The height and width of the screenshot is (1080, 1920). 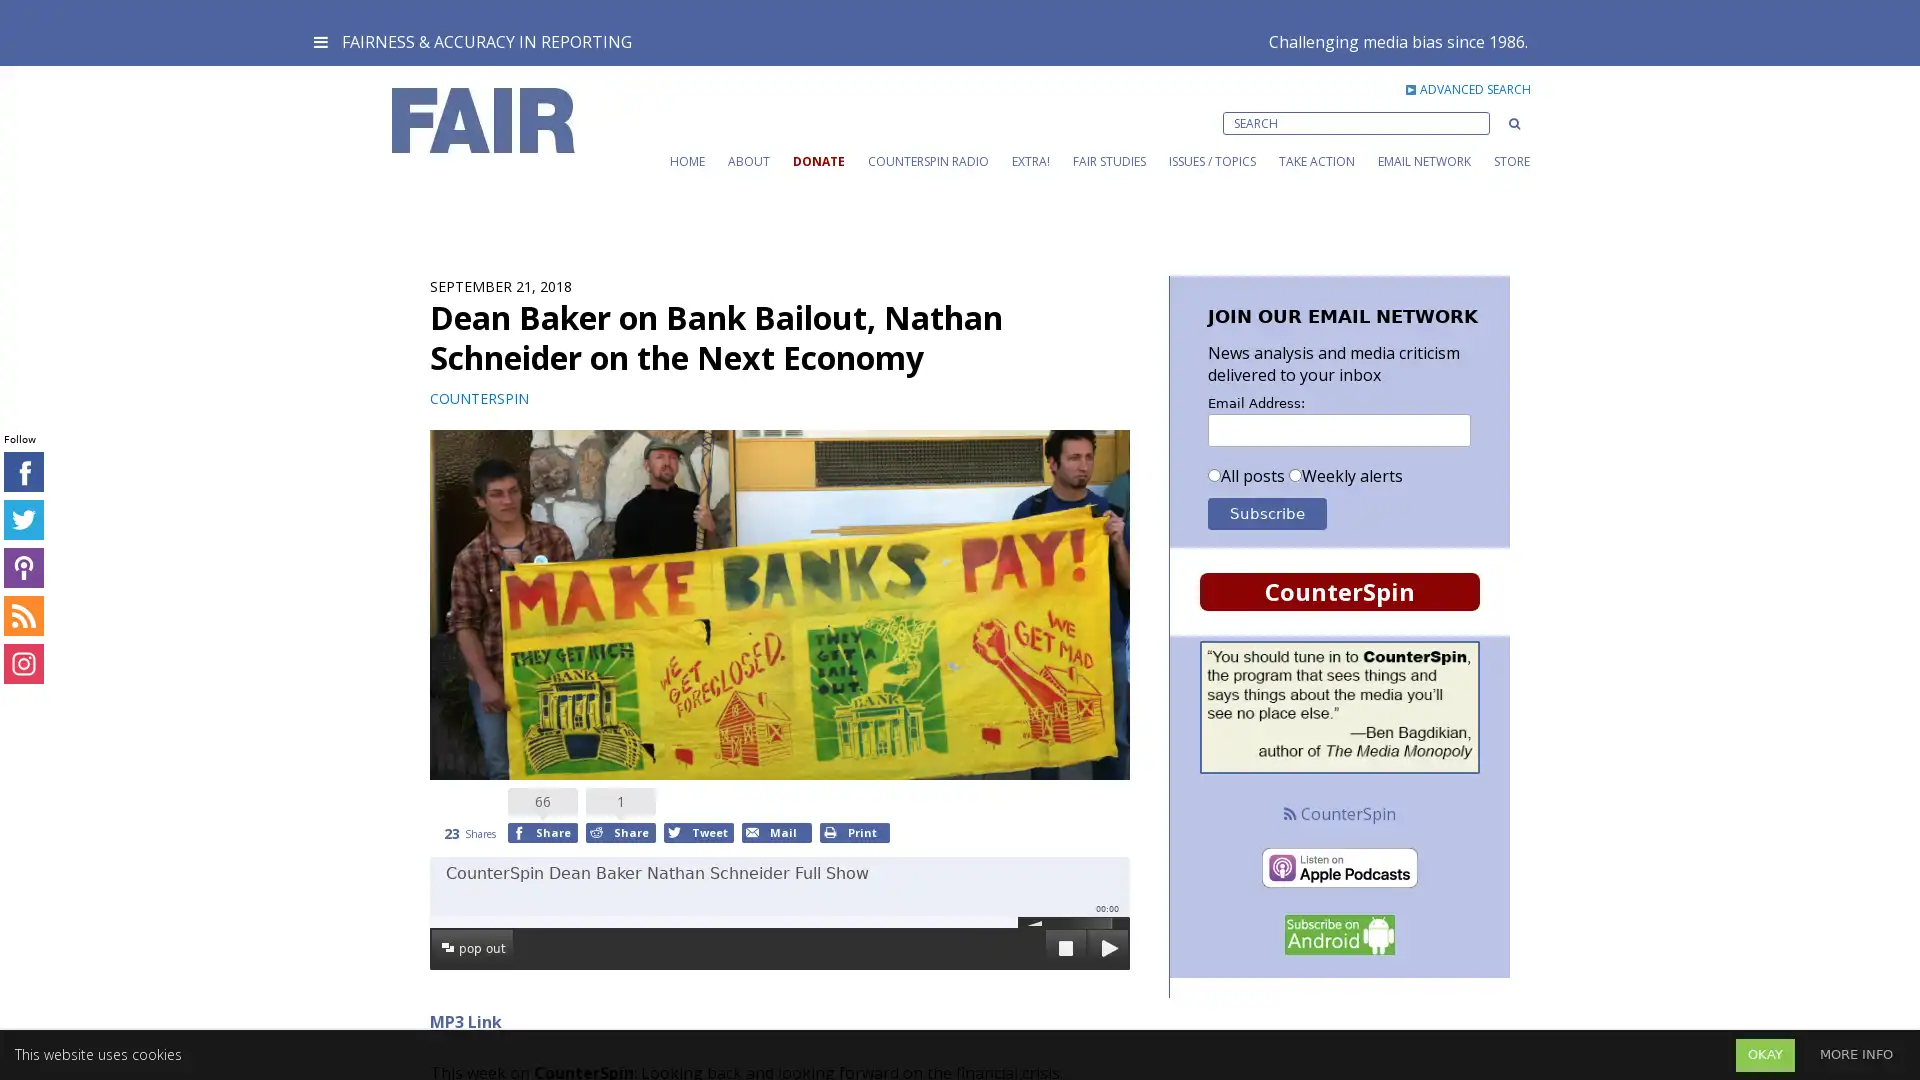 What do you see at coordinates (24, 615) in the screenshot?
I see `connect on RSS` at bounding box center [24, 615].